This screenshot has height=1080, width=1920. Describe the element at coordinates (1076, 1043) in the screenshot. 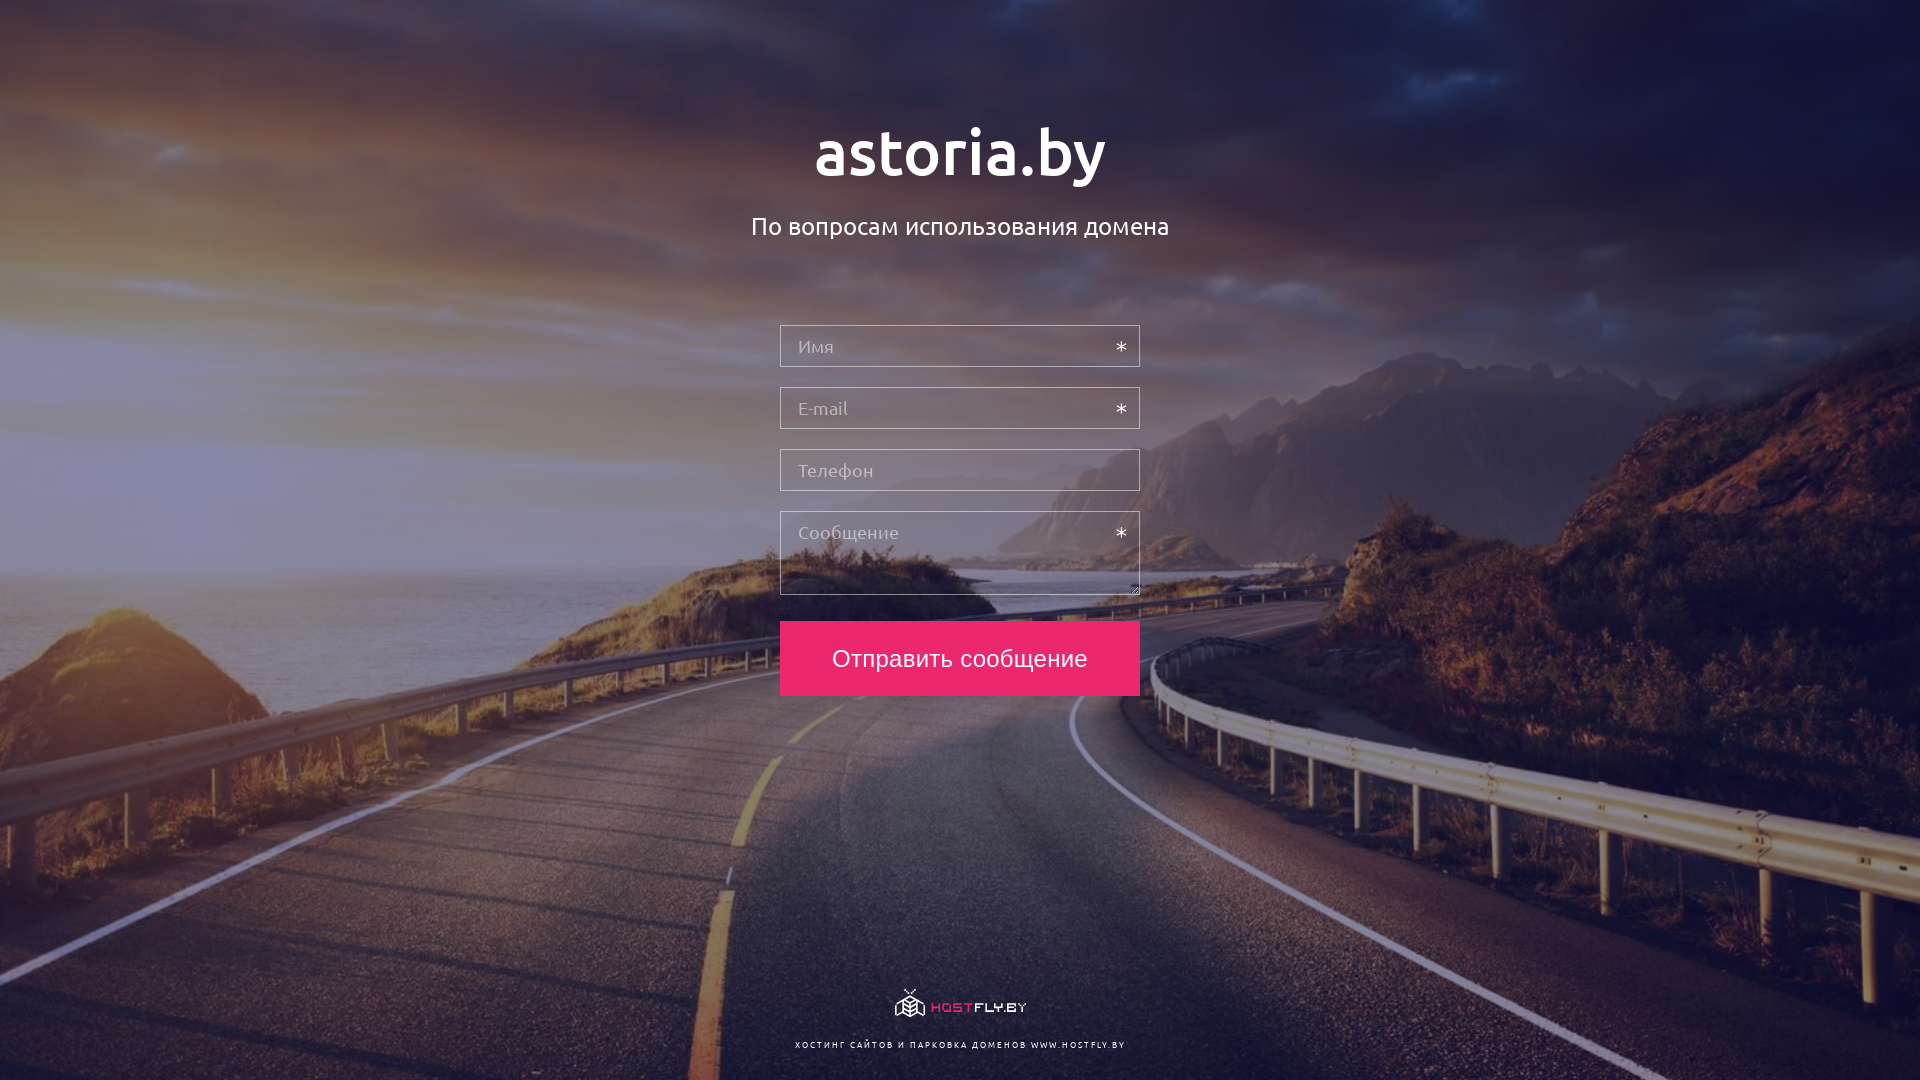

I see `'WWW.HOSTFLY.BY'` at that location.